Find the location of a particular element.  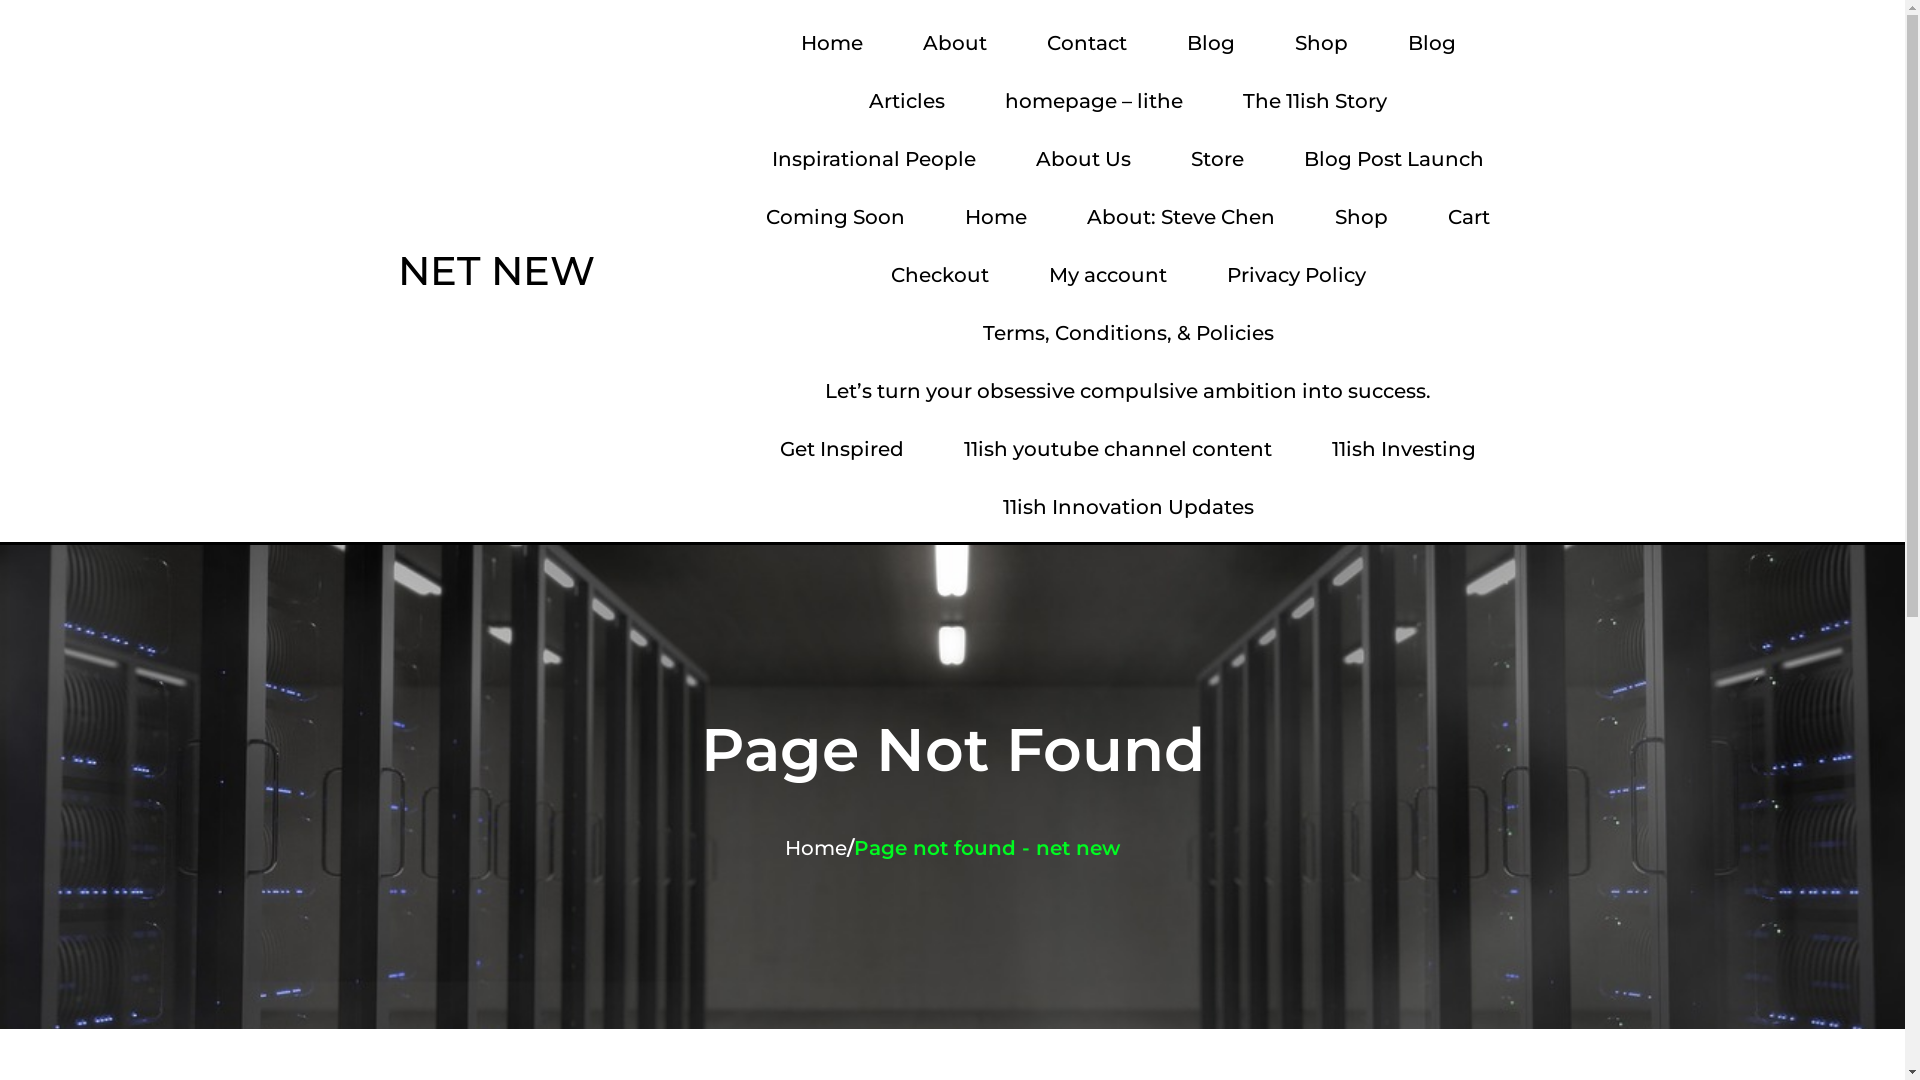

'Checkout' is located at coordinates (865, 274).